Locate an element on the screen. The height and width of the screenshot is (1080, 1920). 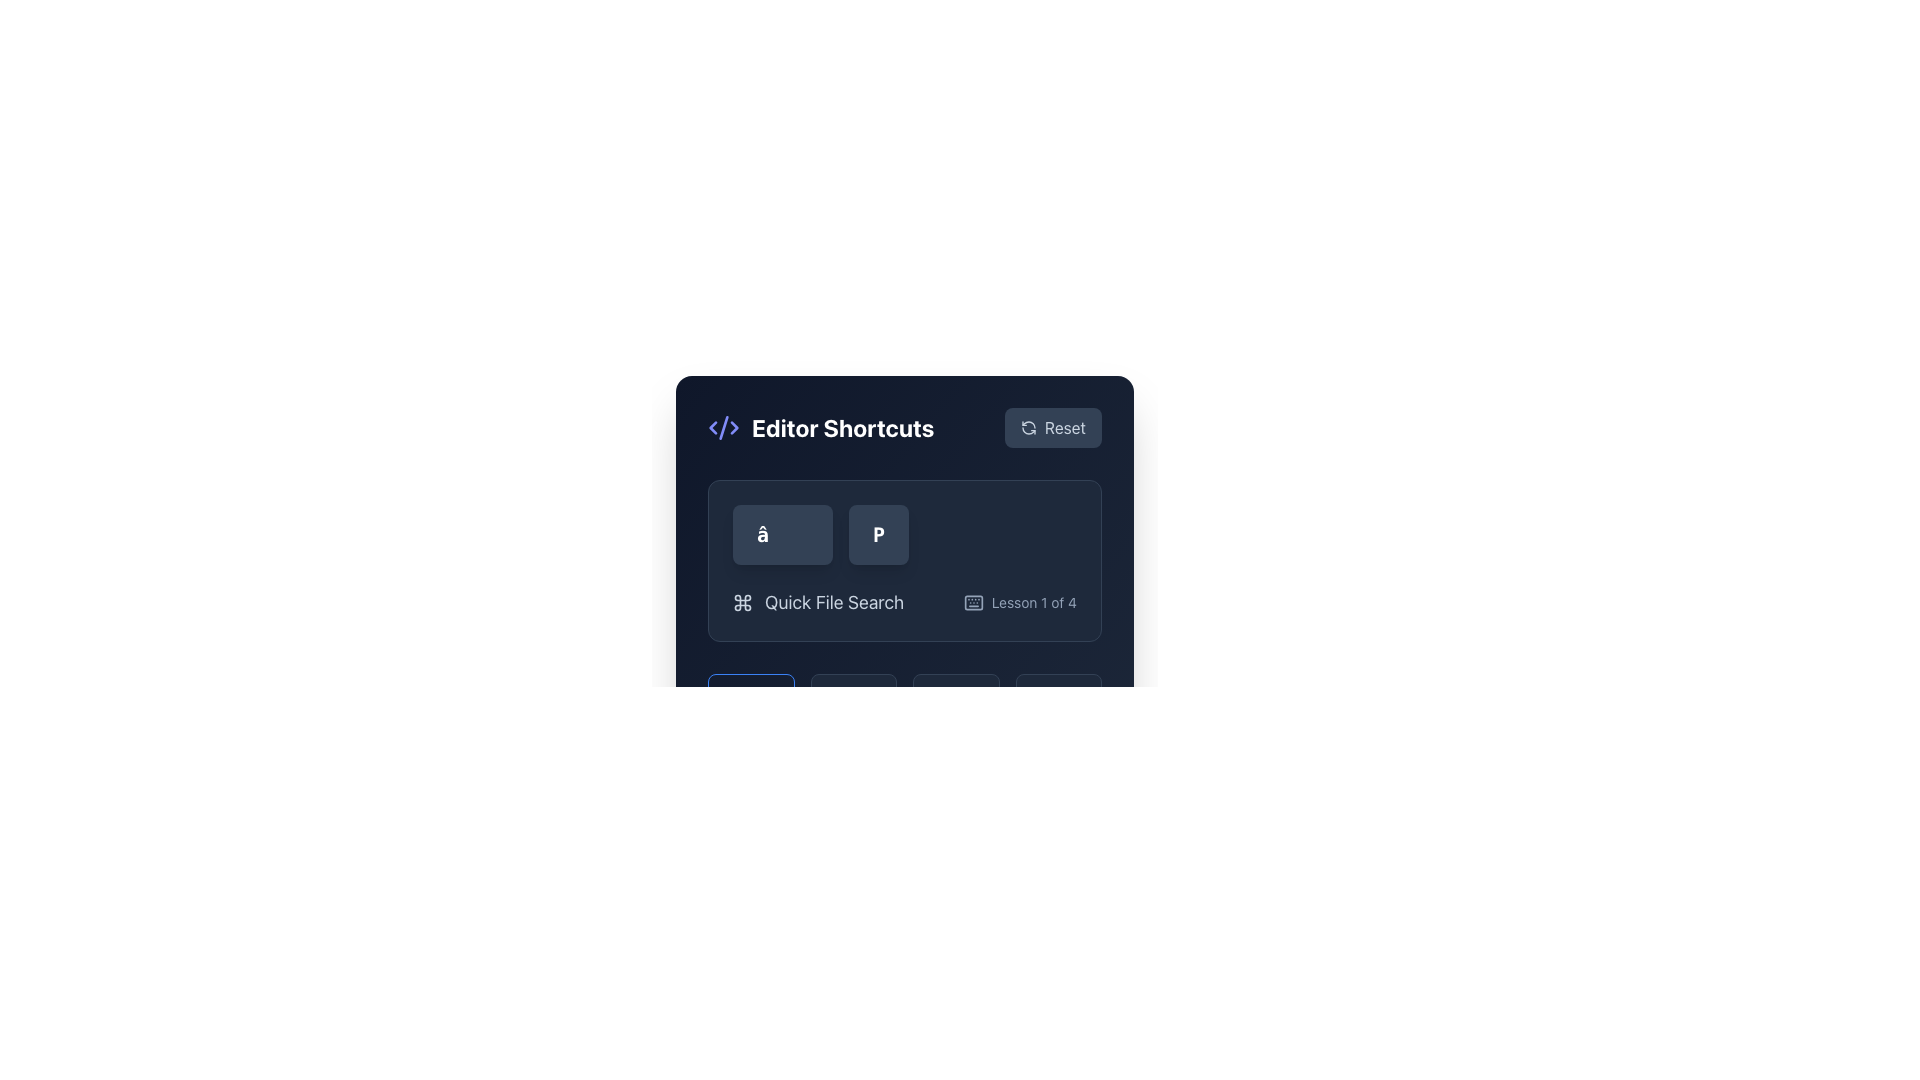
the 'Editor Shortcuts' text label, which is prominently displayed in bold white font in the UI, located slightly to the right of a code icon and centered horizontally within its section is located at coordinates (843, 427).